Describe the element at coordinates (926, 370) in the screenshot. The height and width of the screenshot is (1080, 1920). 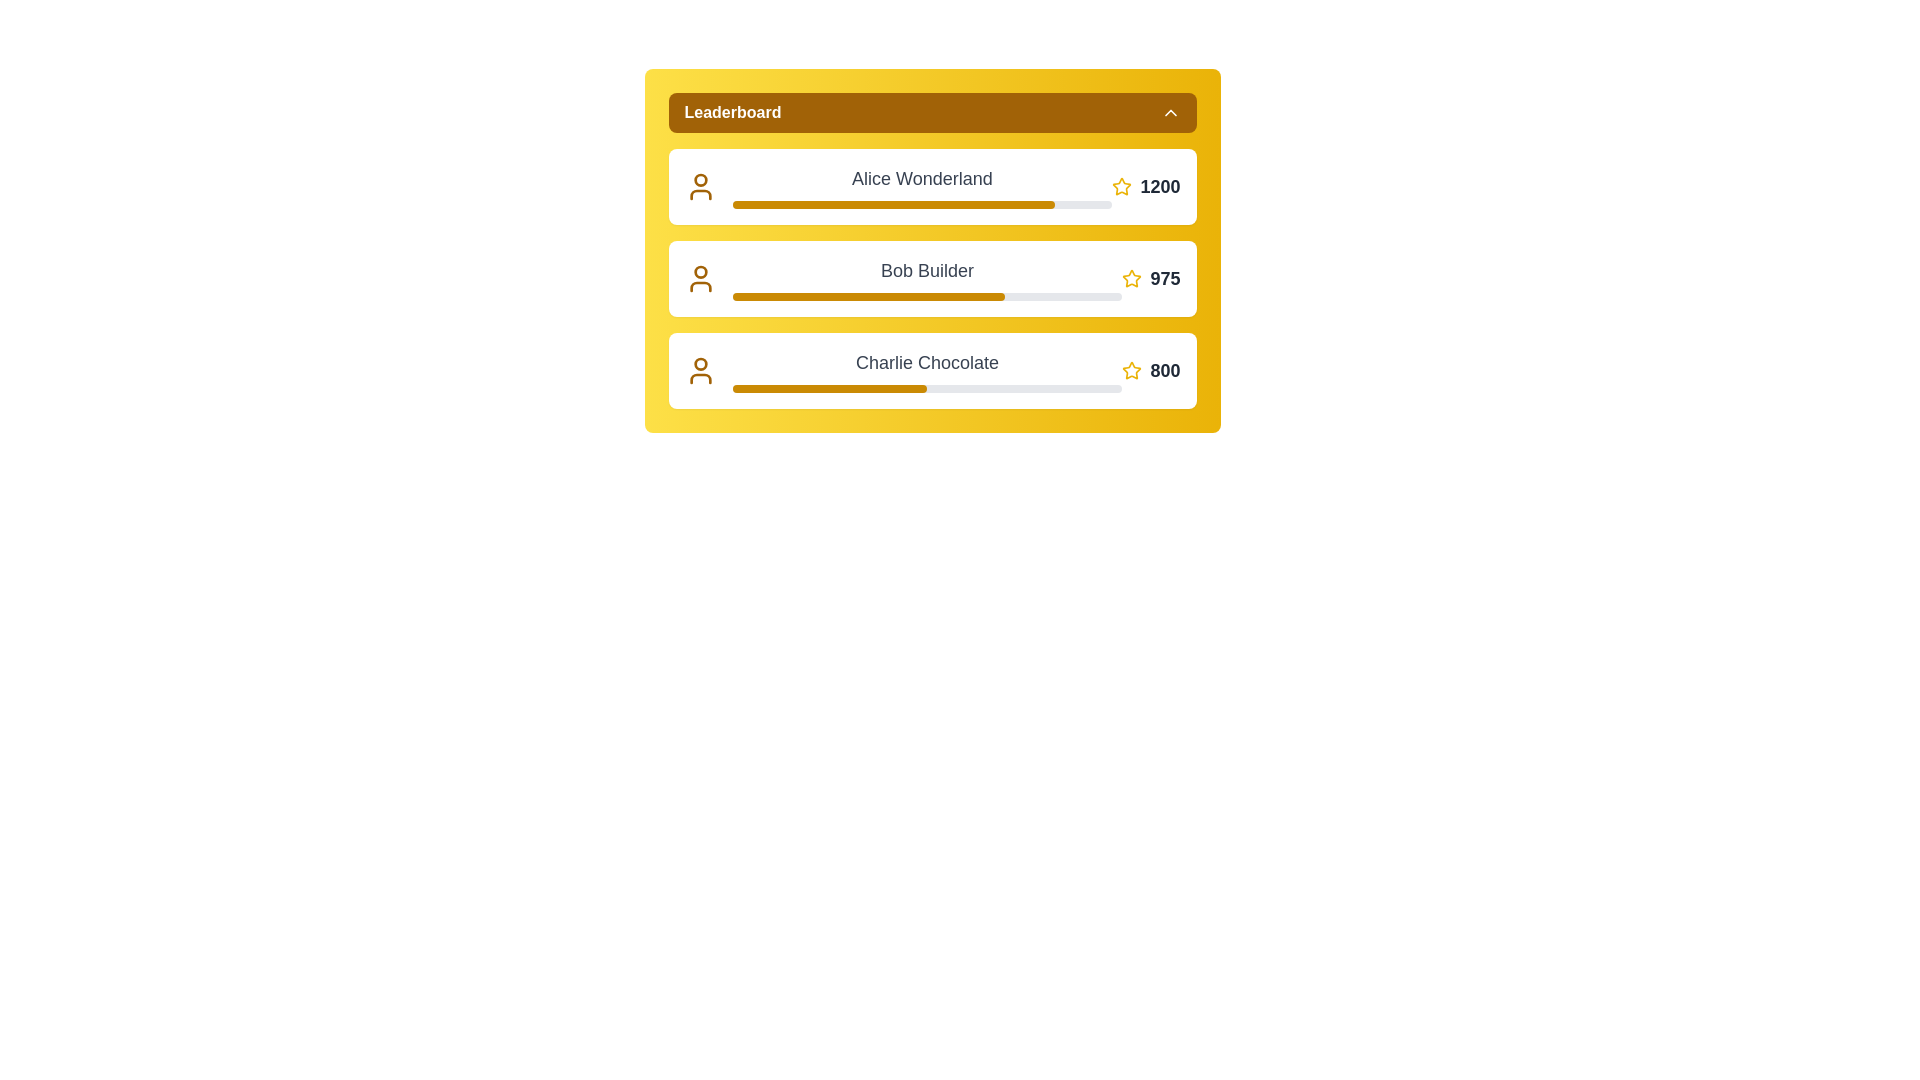
I see `the text label displaying 'Charlie Chocolate' in the leaderboard interface, which is located in the bottommost row of the leaderboard` at that location.